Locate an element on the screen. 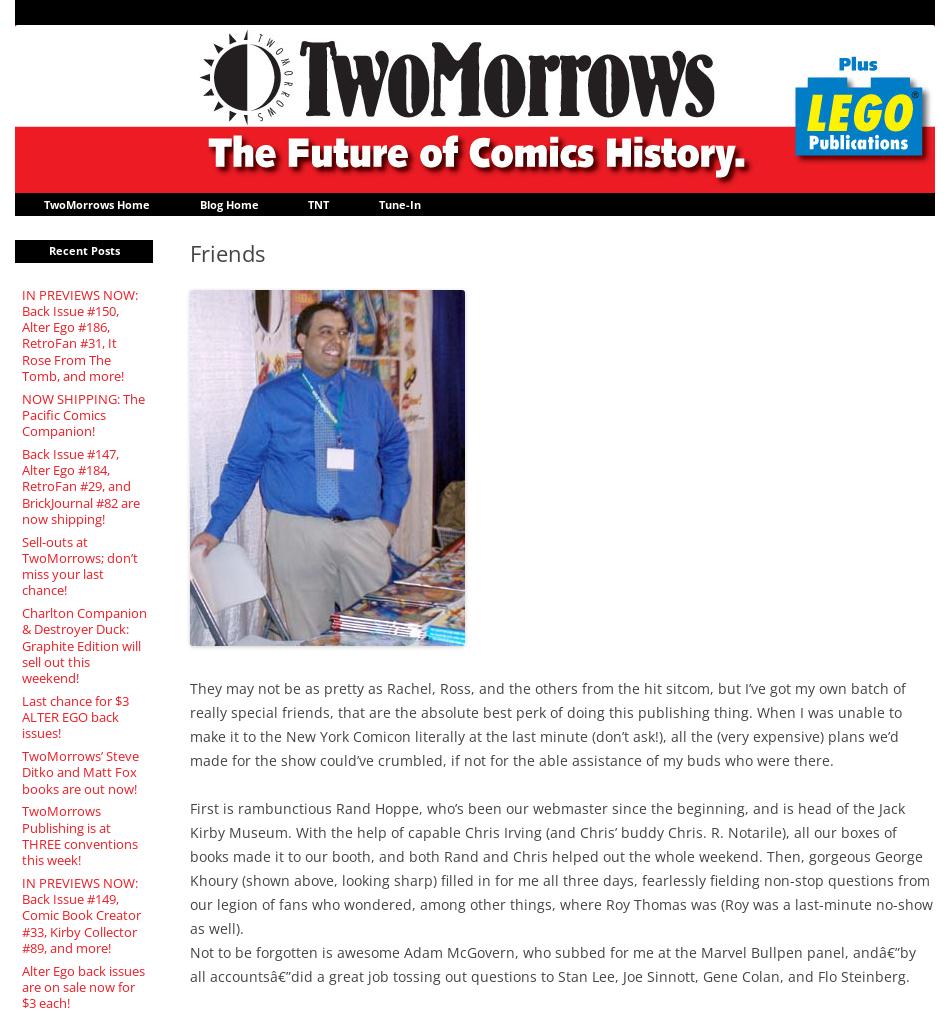 The width and height of the screenshot is (950, 1011). 'TwoMorrows Home' is located at coordinates (96, 203).